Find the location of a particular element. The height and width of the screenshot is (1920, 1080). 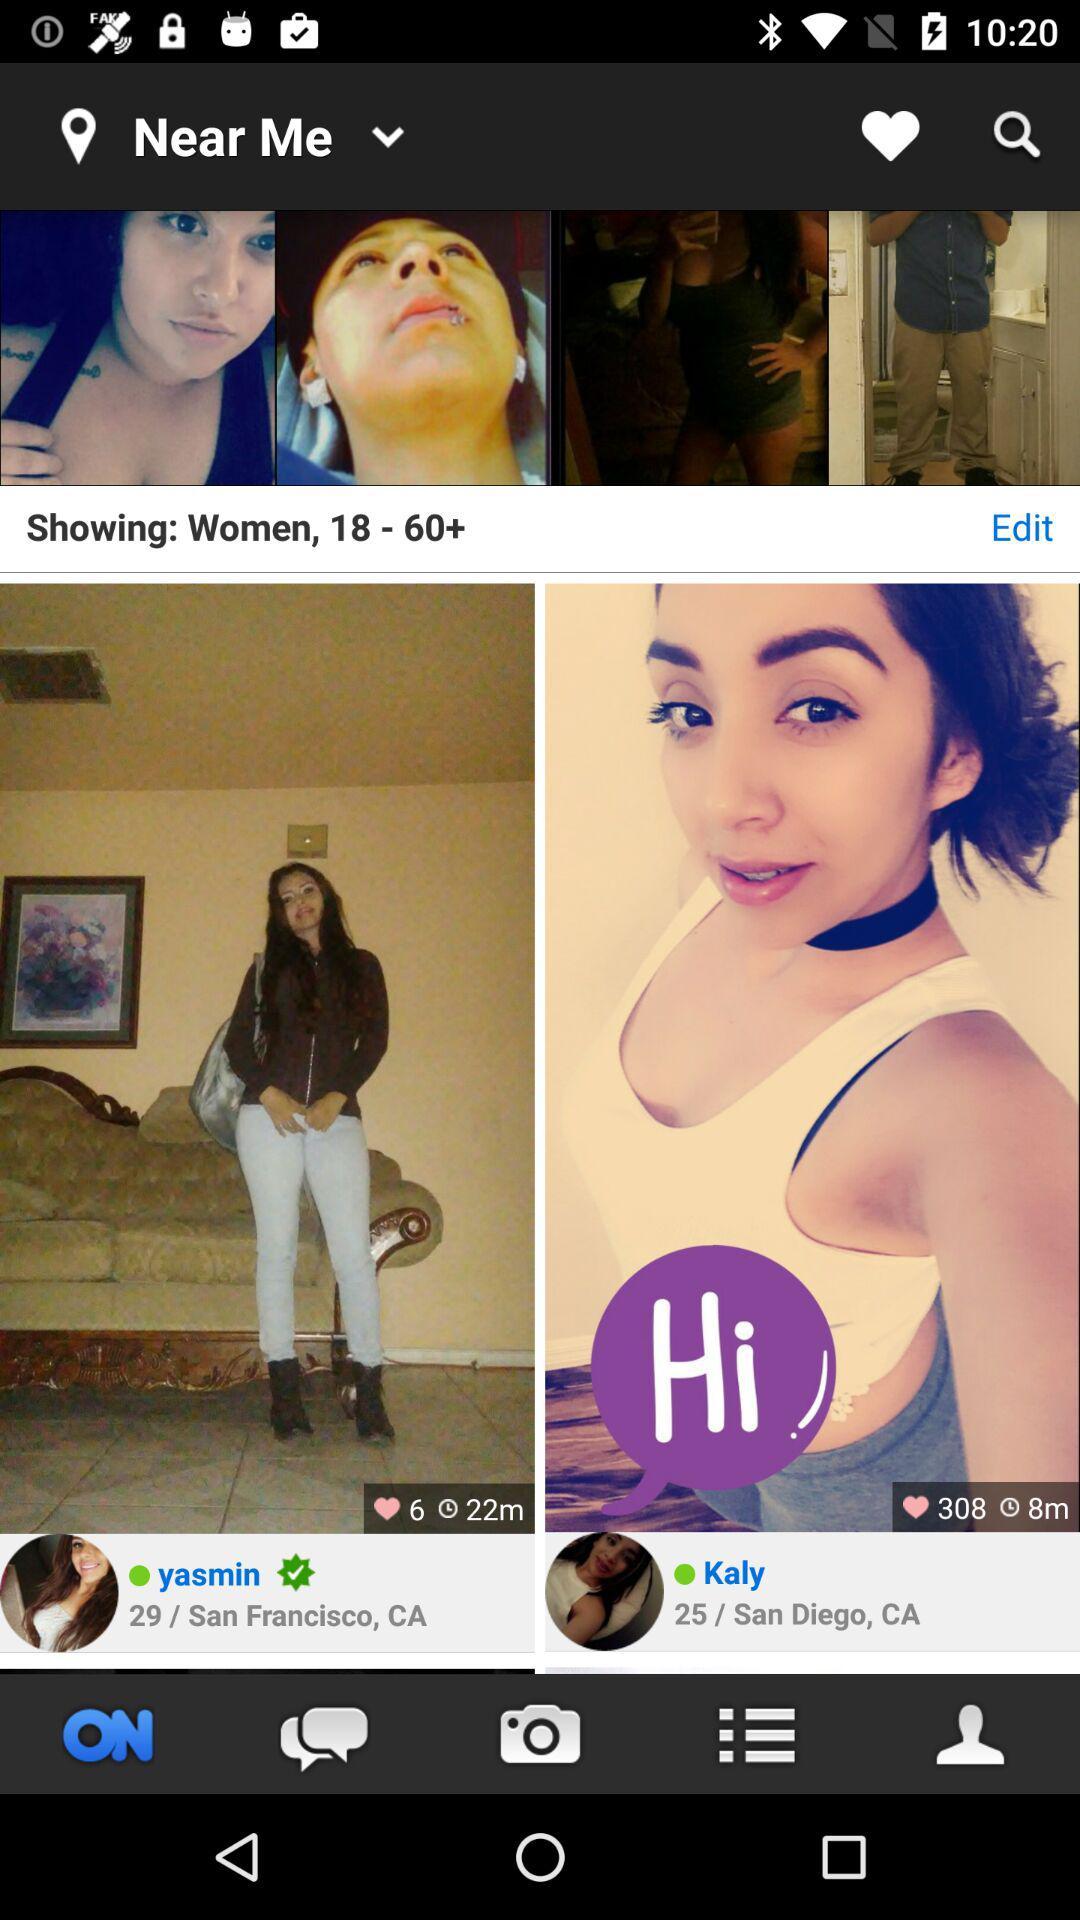

access menu options is located at coordinates (756, 1733).